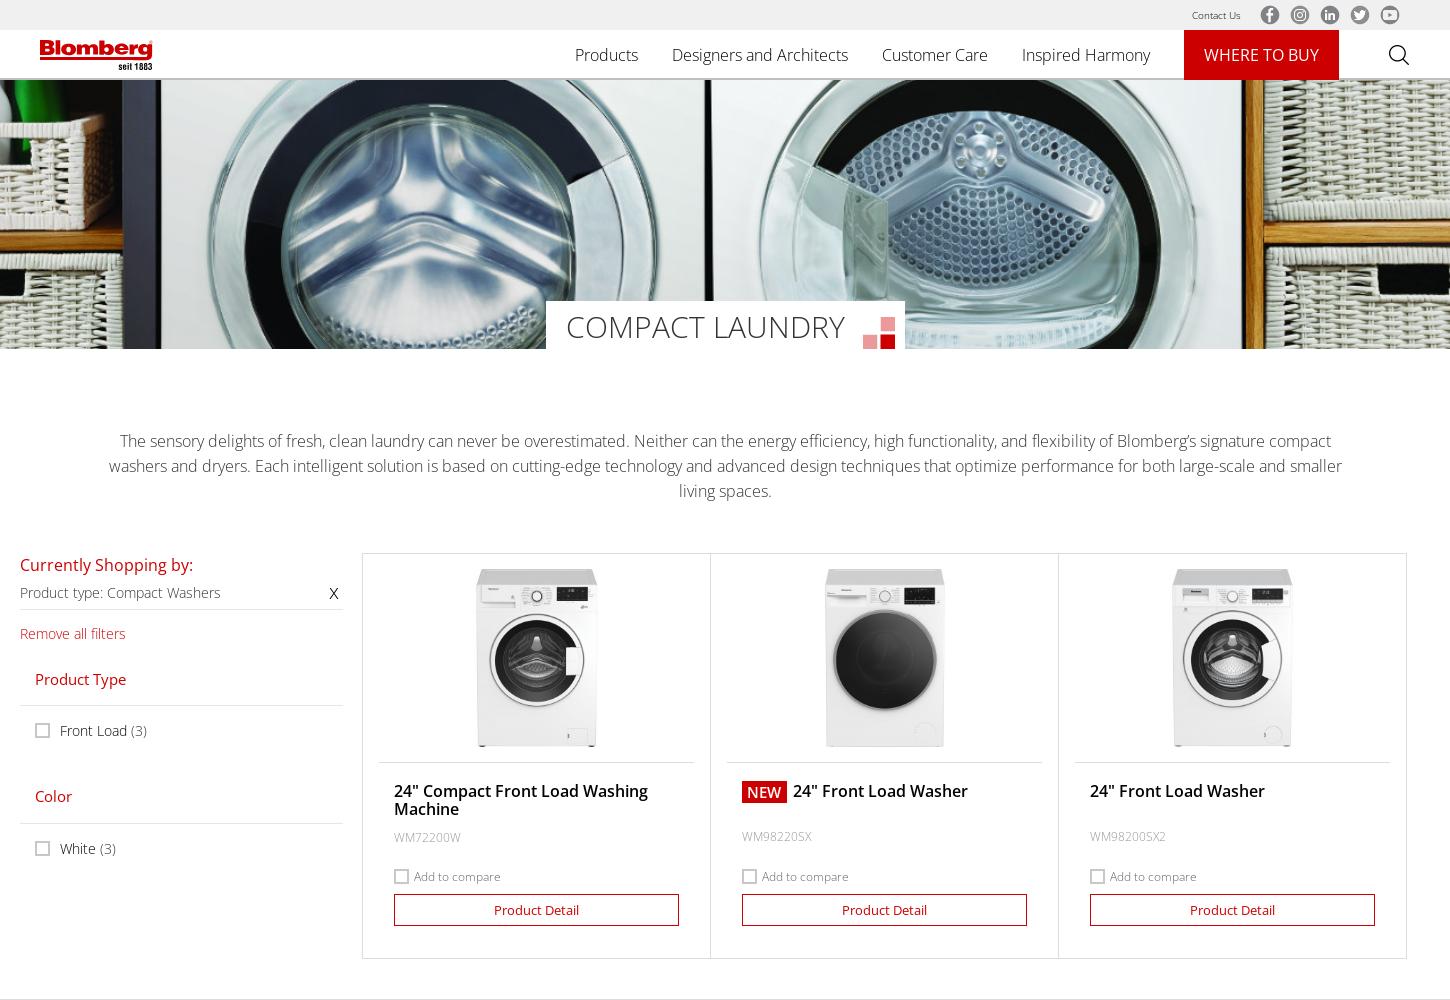  I want to click on 'White', so click(78, 846).